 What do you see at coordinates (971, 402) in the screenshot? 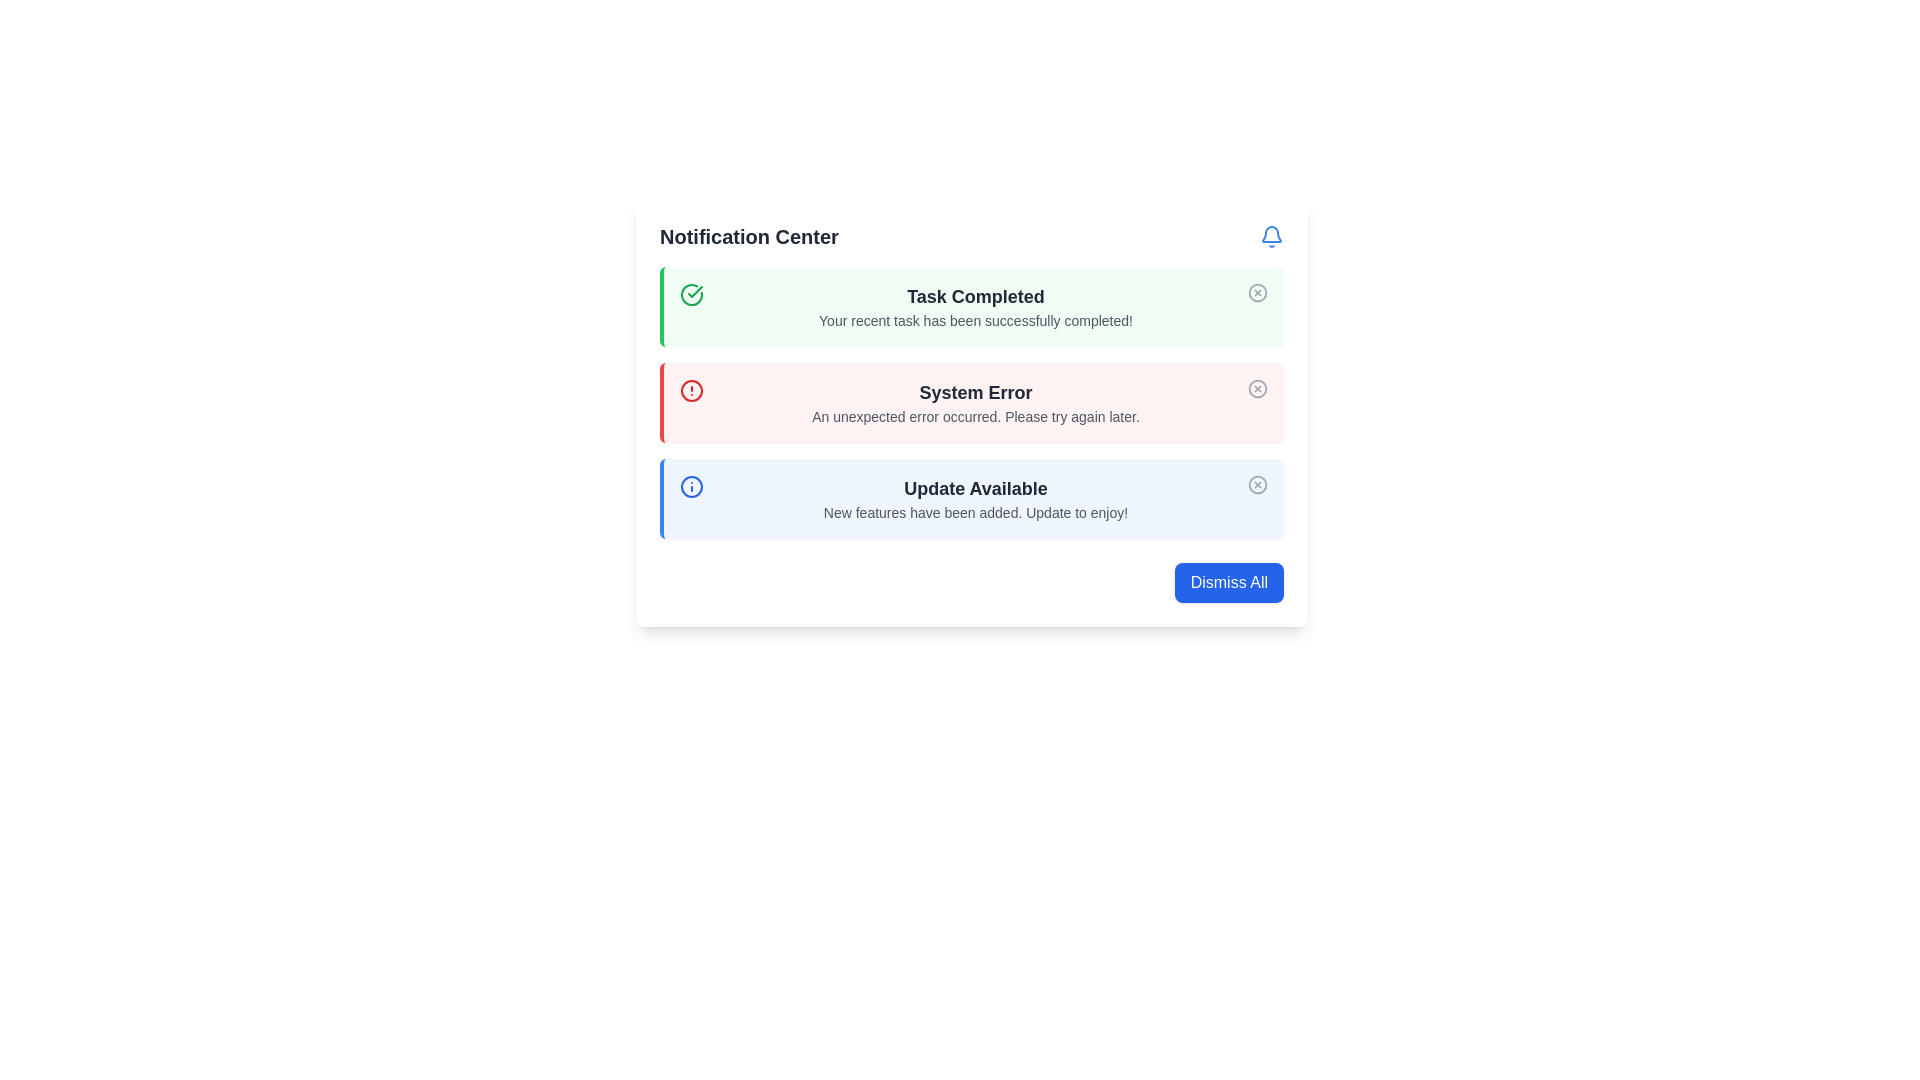
I see `displayed information from the Notification box containing the text 'System Error' and its description 'An unexpected error occurred. Please try again later.'` at bounding box center [971, 402].